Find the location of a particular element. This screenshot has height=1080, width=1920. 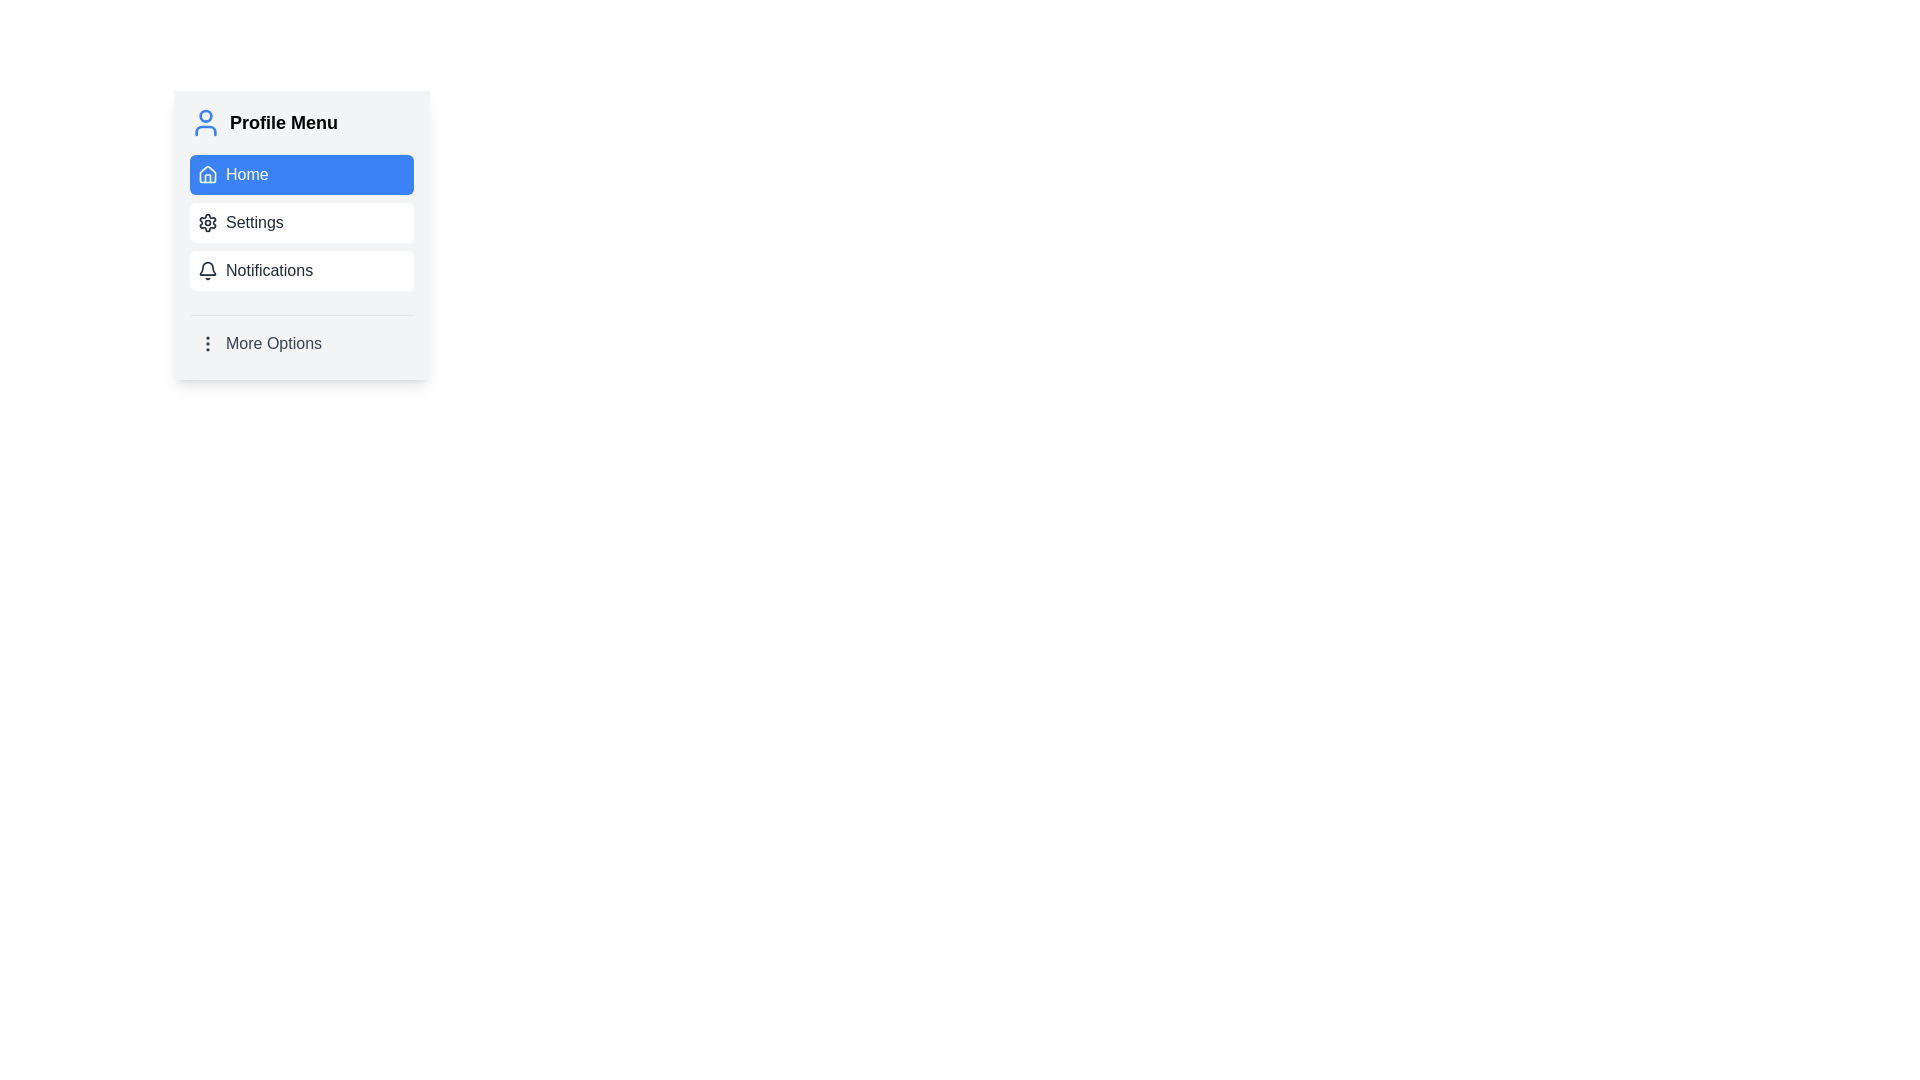

the 'More Options' button located at the bottom of the 'Profile Menu', directly below the 'Notifications' option is located at coordinates (301, 338).